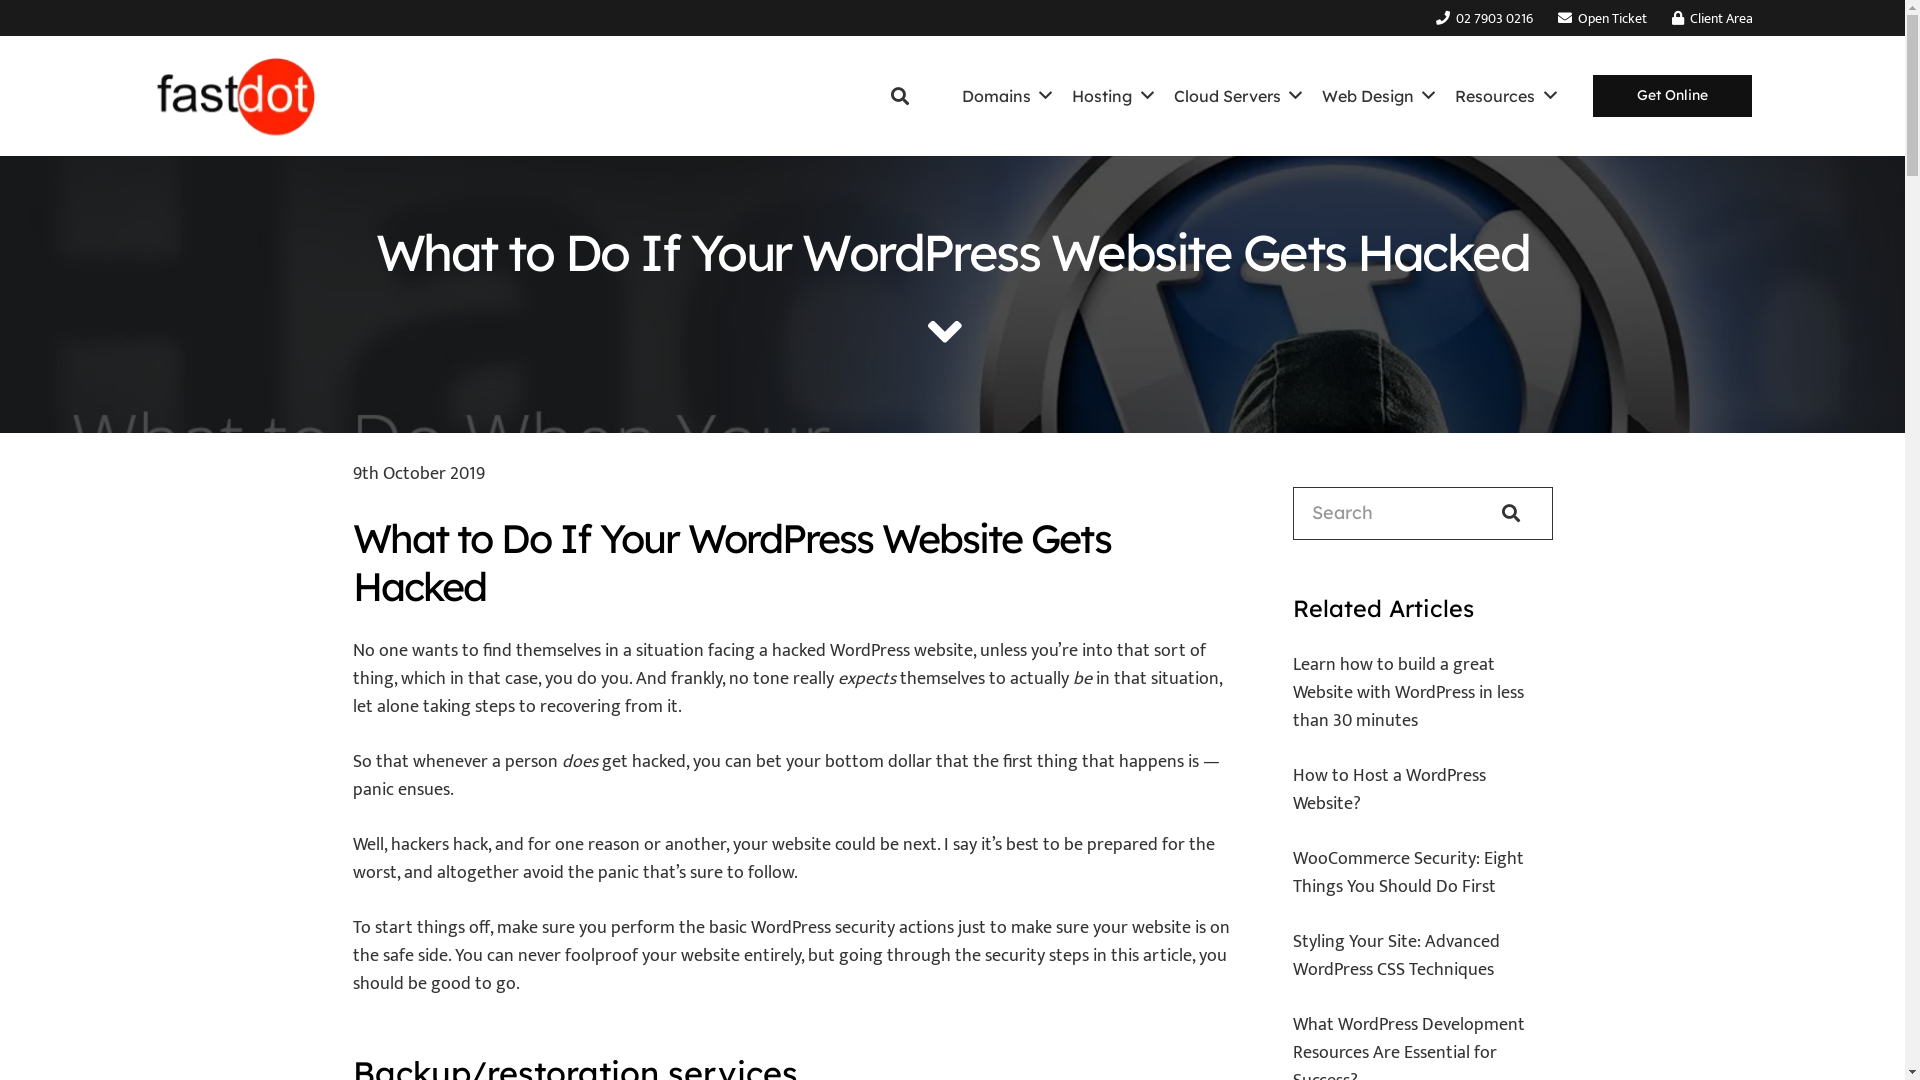 The height and width of the screenshot is (1080, 1920). I want to click on '02 7903 0216', so click(1484, 17).